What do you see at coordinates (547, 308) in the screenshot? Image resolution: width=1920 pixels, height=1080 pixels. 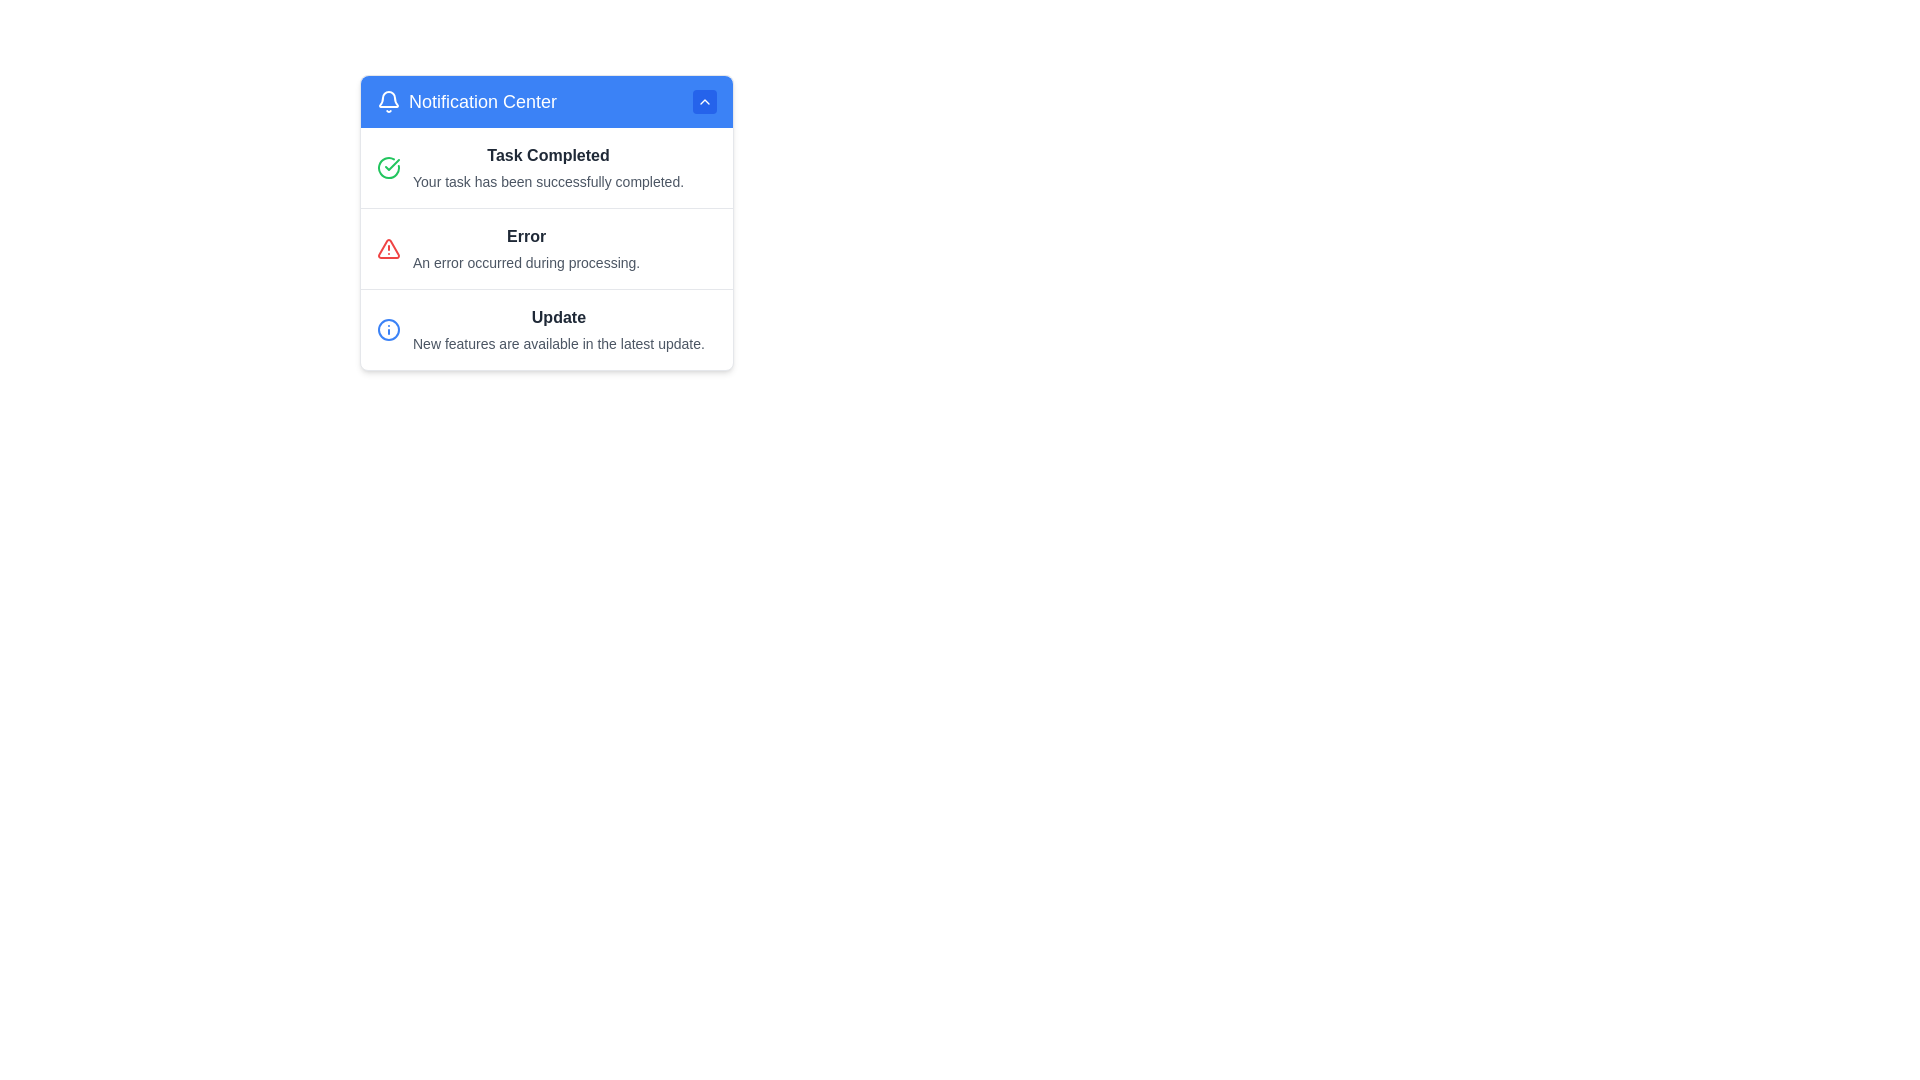 I see `individual notifications within the Notification Panel, which has a white background and rounded corners, located centrally in the interface with the title 'Notification Center' at the top` at bounding box center [547, 308].